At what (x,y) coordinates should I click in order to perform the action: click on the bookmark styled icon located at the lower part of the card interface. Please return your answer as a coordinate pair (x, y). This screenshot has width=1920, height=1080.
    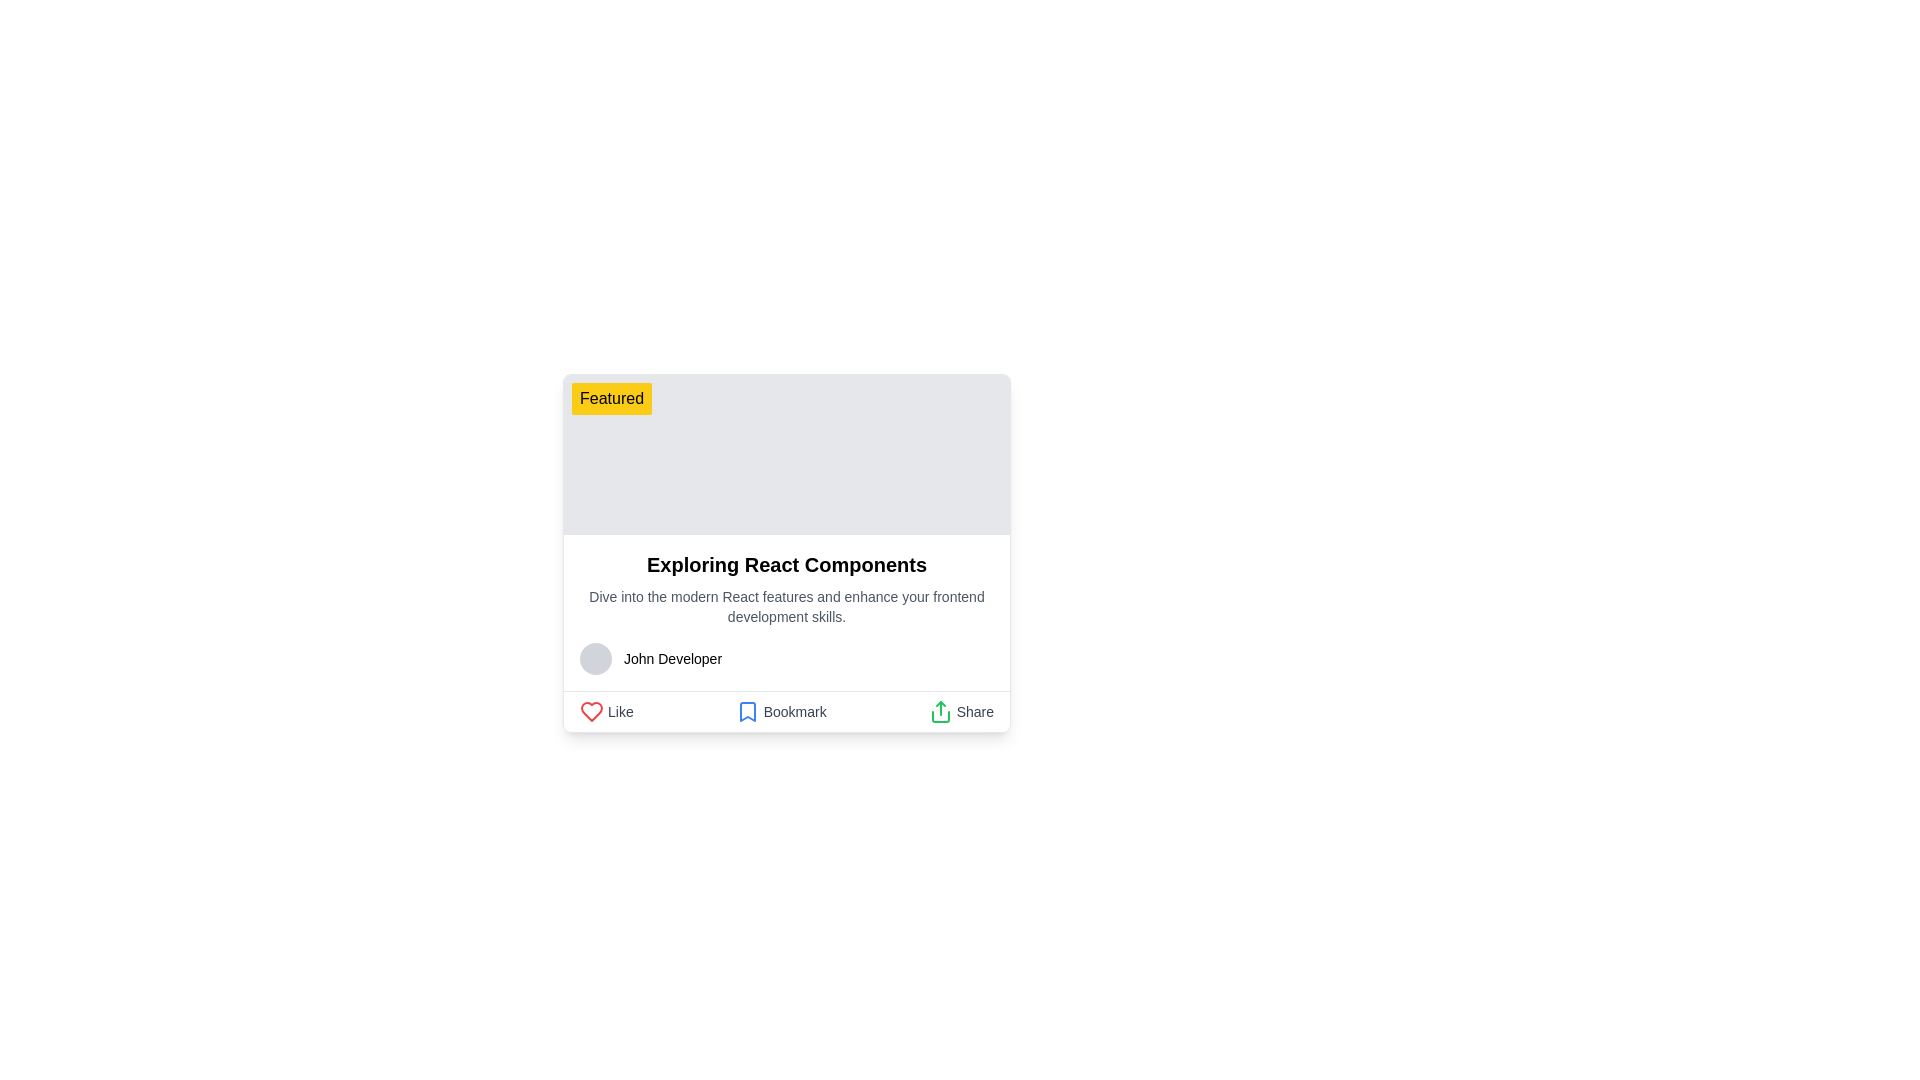
    Looking at the image, I should click on (746, 711).